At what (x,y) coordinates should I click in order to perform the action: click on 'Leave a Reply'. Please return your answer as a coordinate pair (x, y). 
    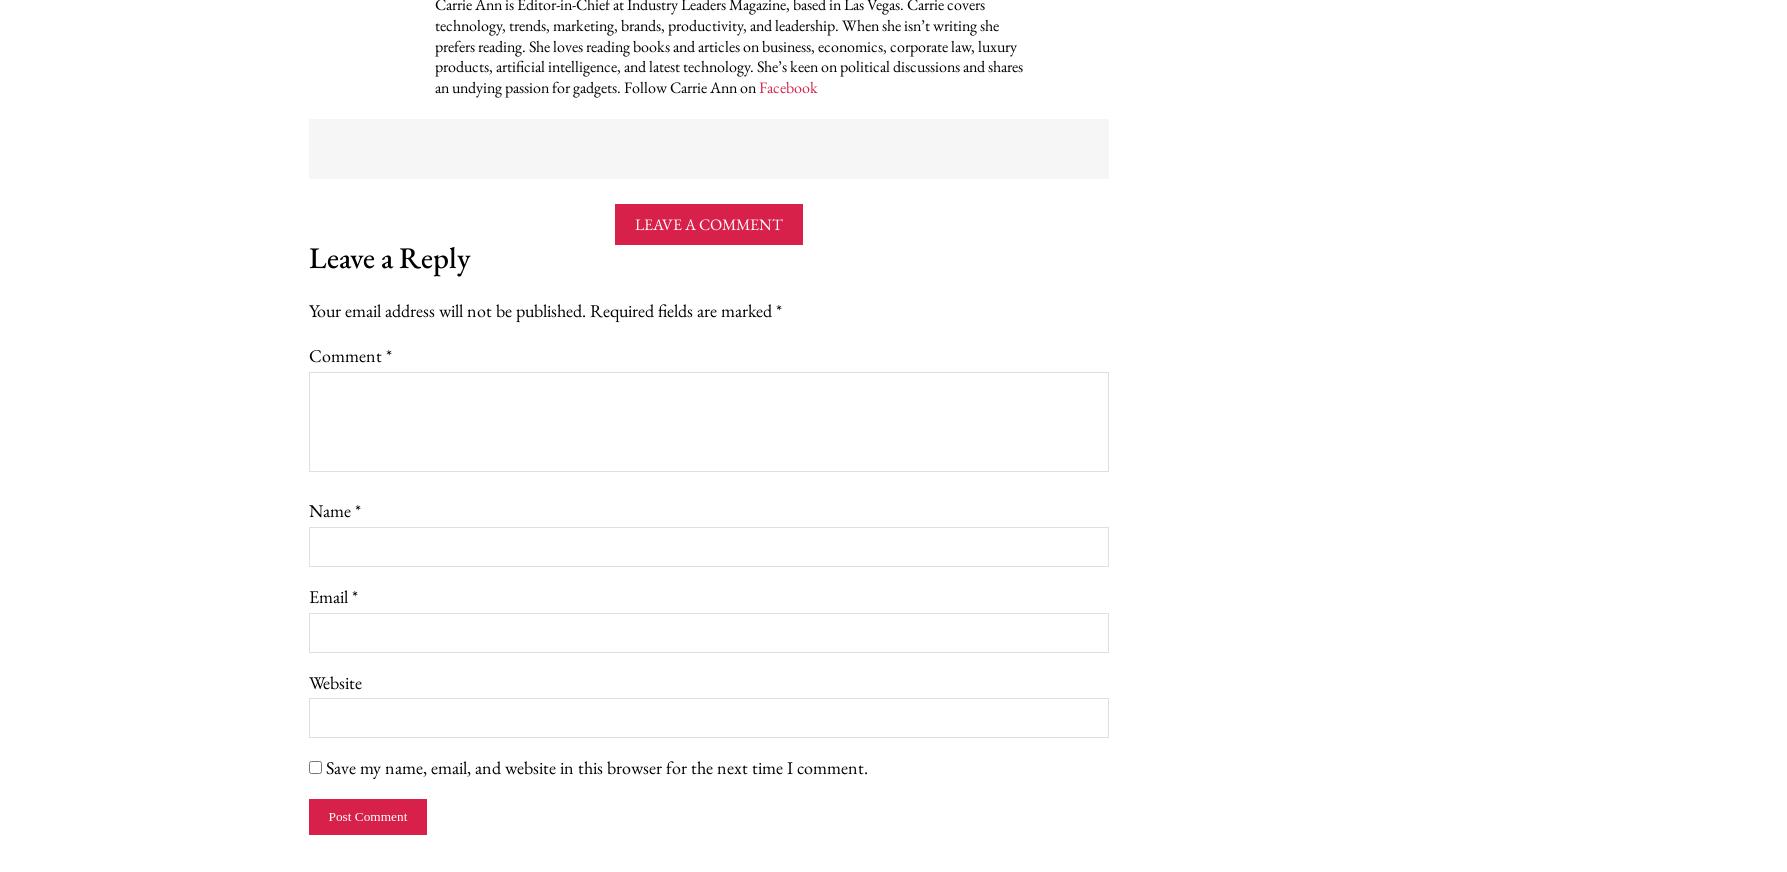
    Looking at the image, I should click on (307, 255).